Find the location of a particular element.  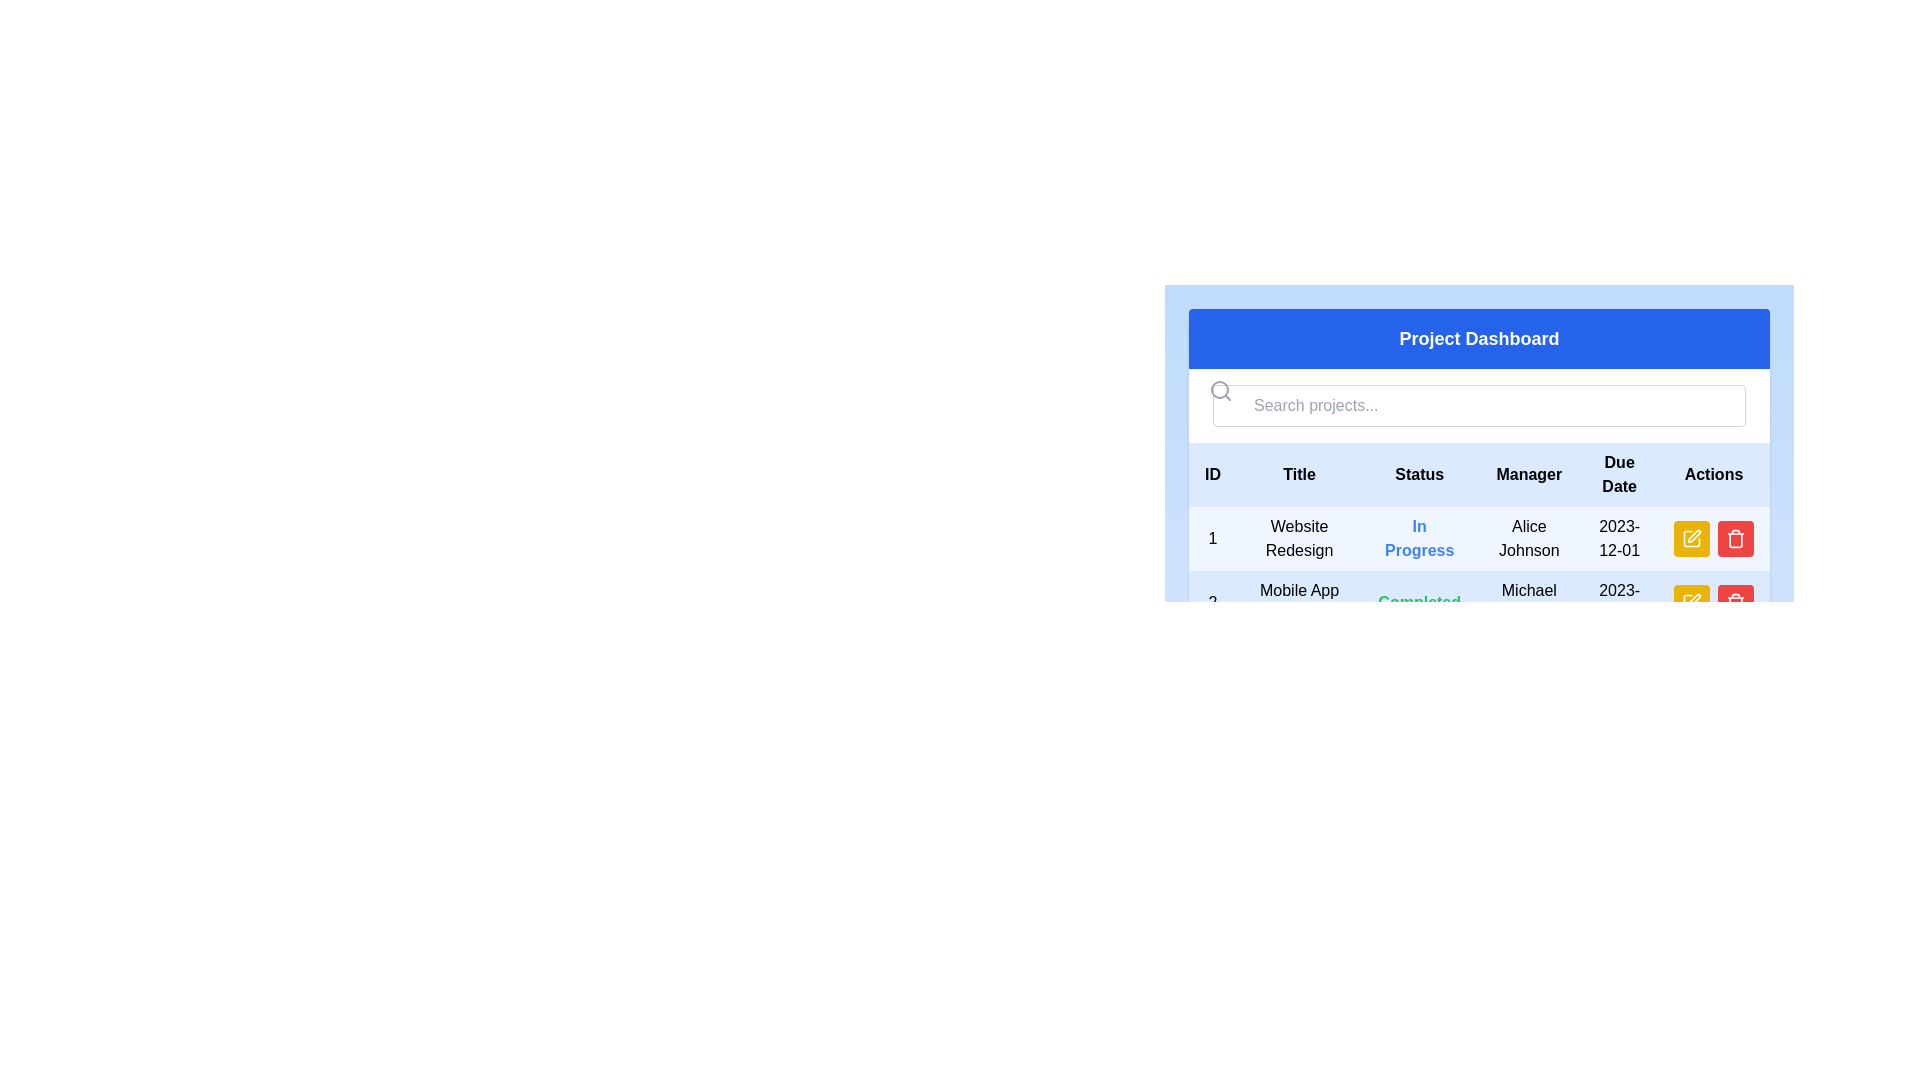

the delete button located in the 'Actions' column of the first row corresponding to 'Website Redesign' is located at coordinates (1712, 538).